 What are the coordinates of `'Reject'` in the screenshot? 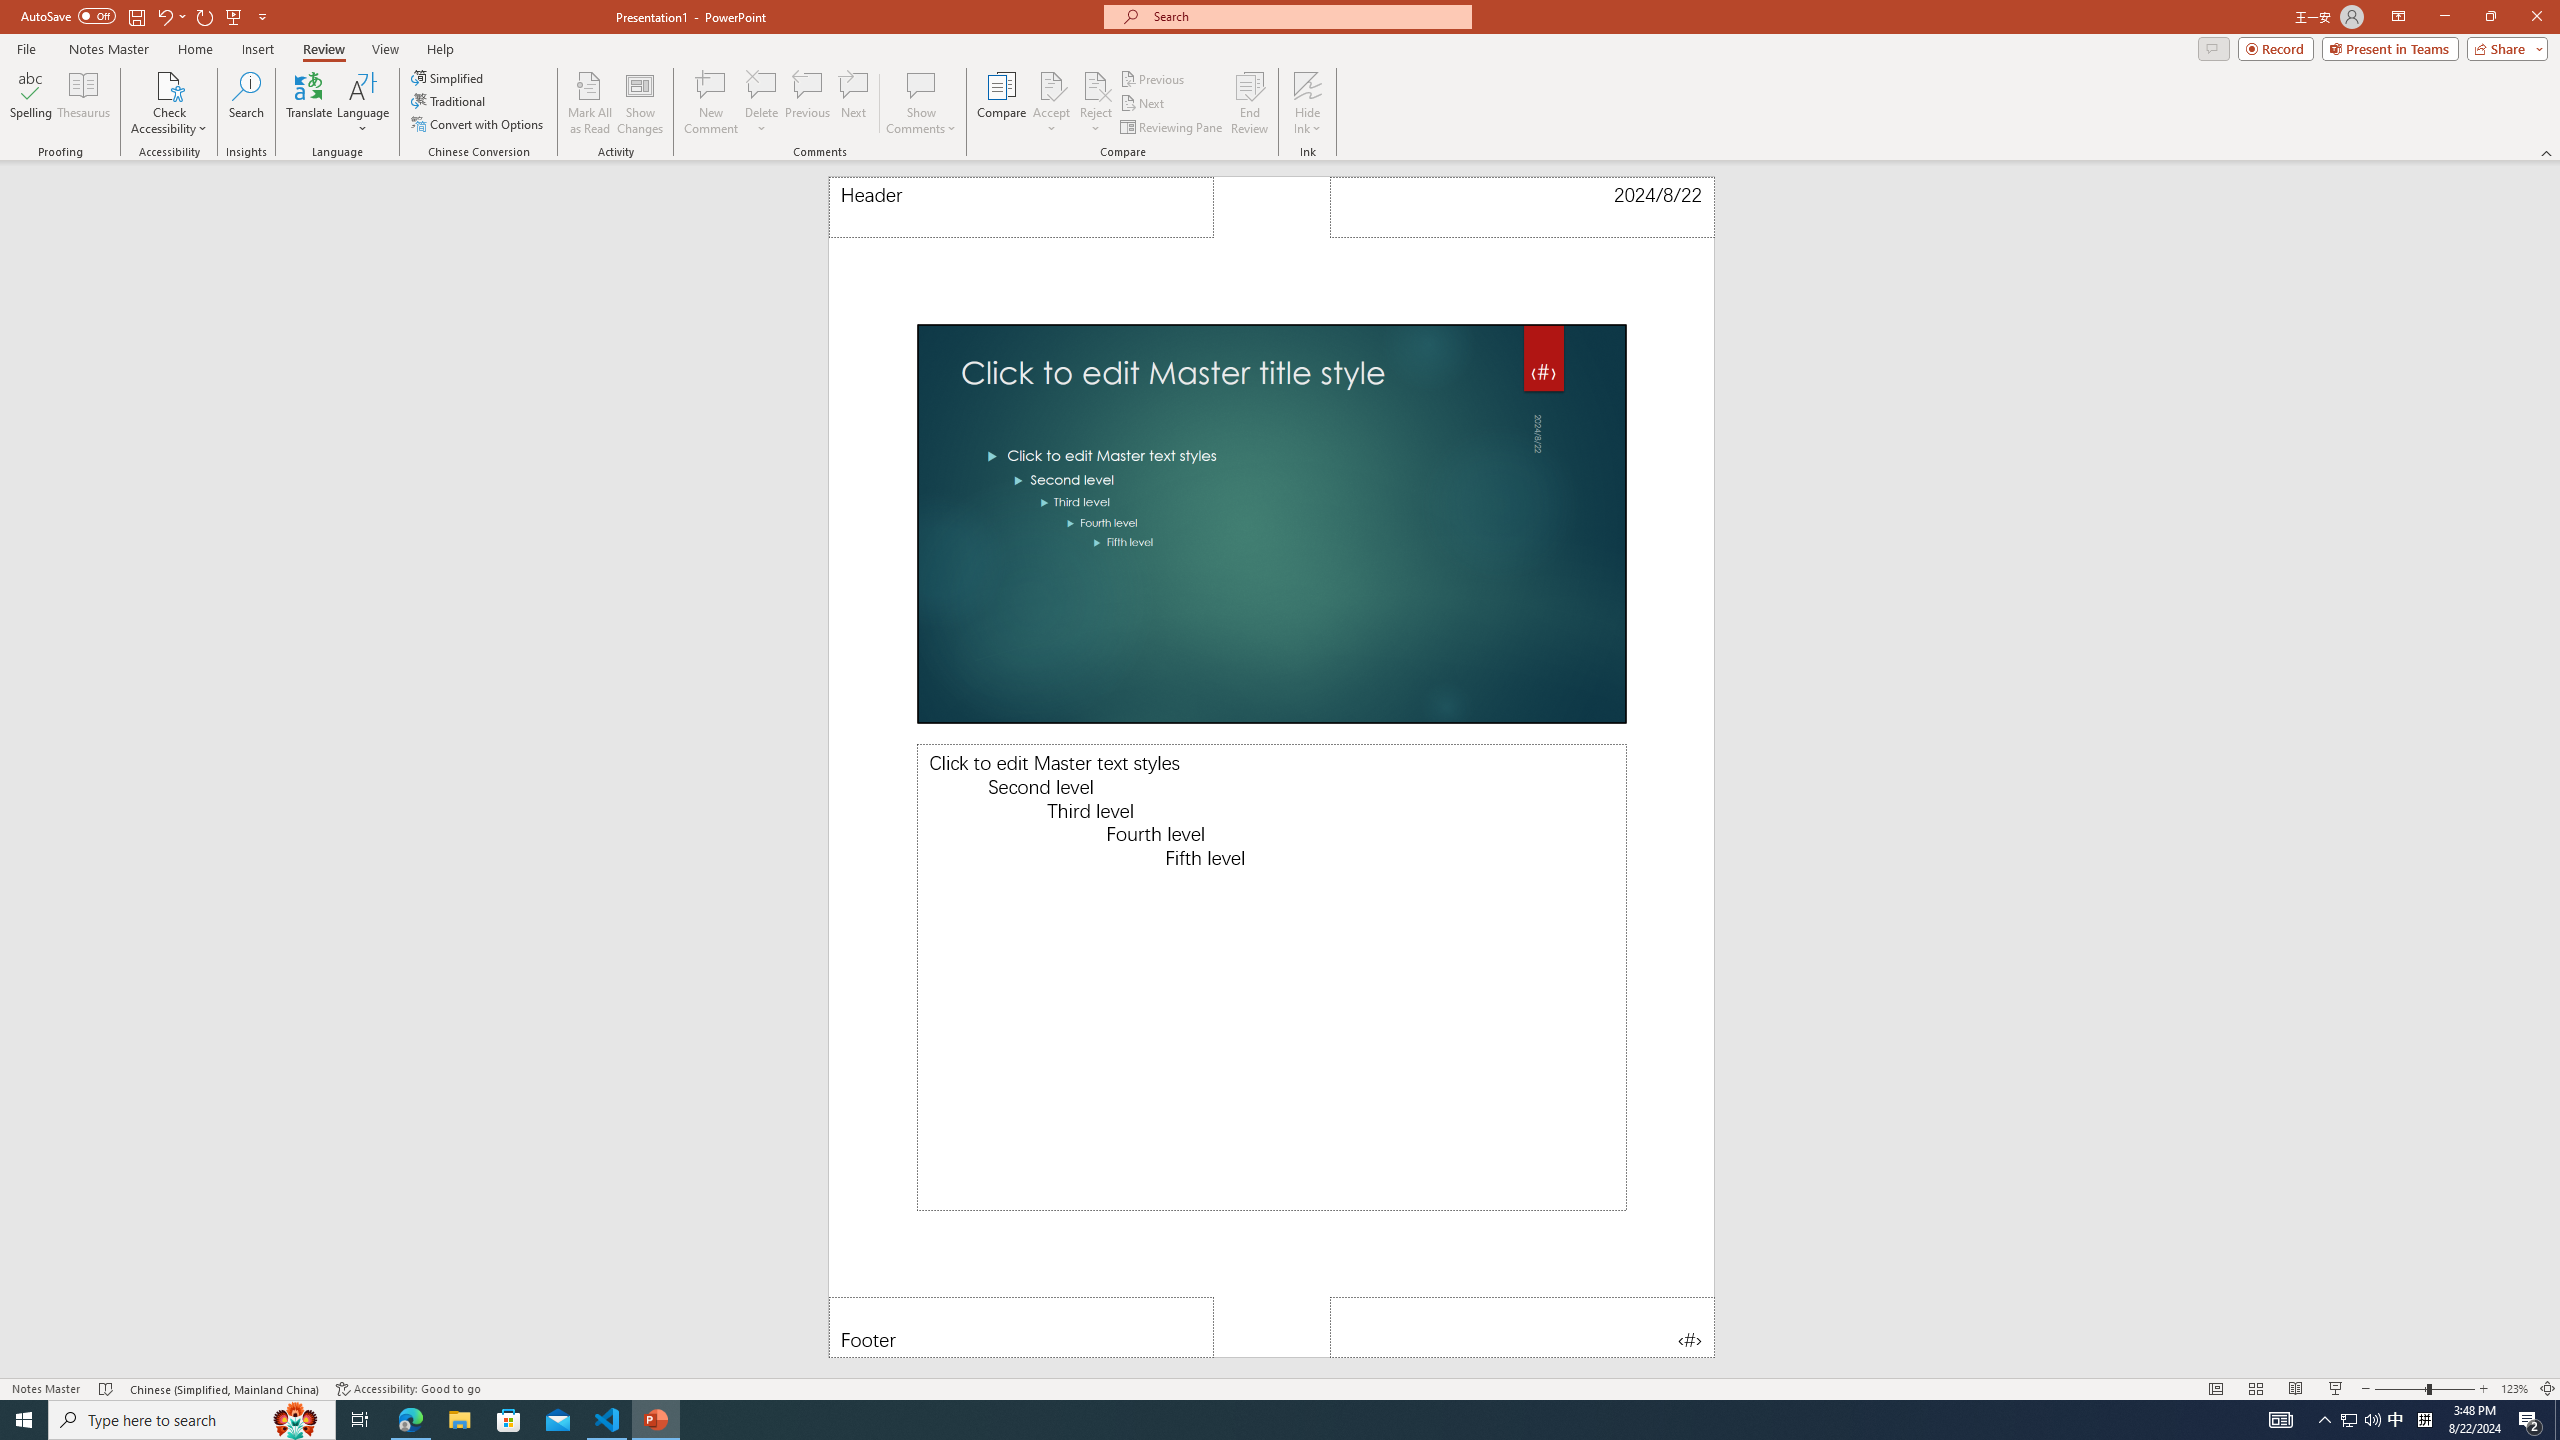 It's located at (1094, 103).